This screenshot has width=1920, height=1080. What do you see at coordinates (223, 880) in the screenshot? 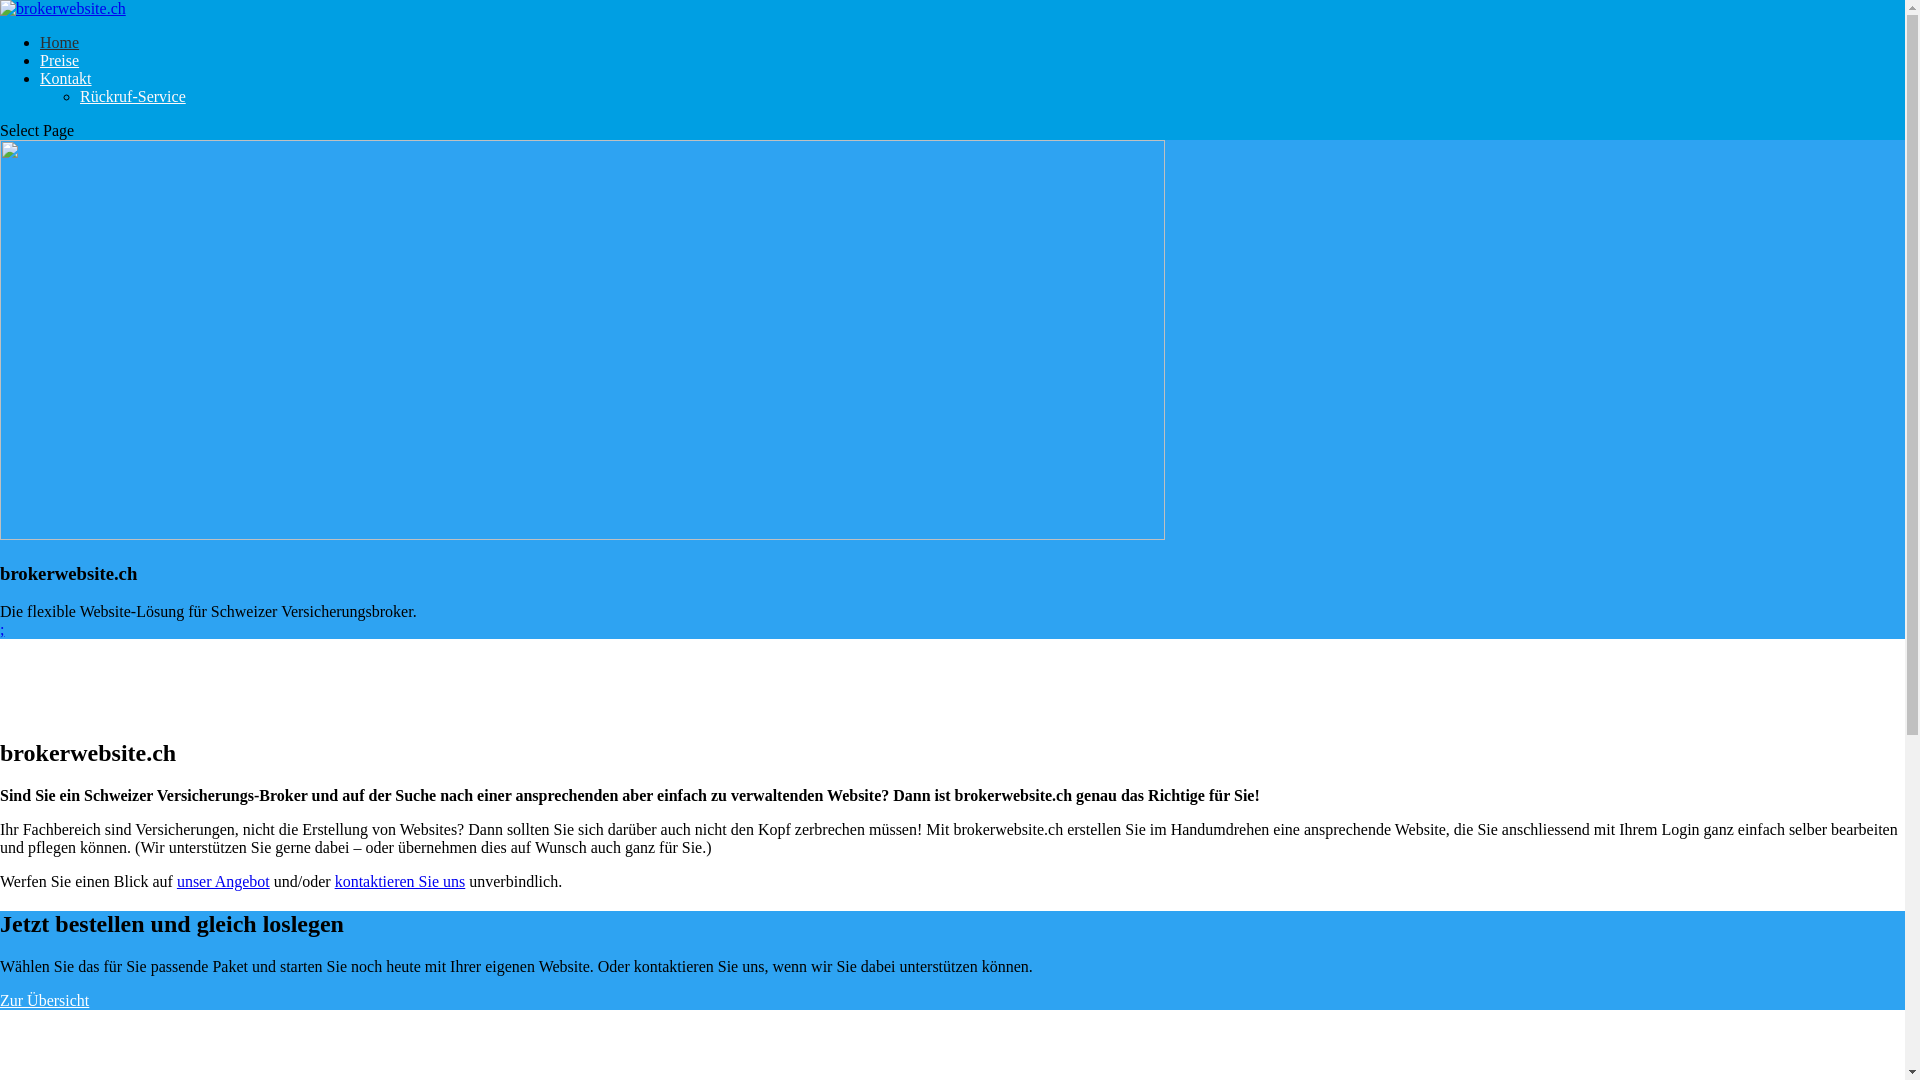
I see `'unser Angebot'` at bounding box center [223, 880].